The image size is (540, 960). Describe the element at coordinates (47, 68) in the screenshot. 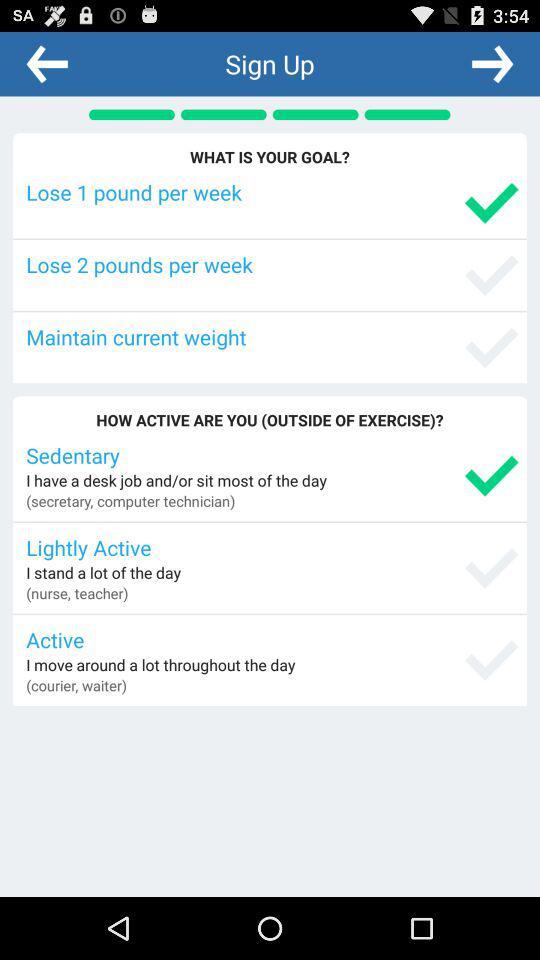

I see `the arrow_backward icon` at that location.